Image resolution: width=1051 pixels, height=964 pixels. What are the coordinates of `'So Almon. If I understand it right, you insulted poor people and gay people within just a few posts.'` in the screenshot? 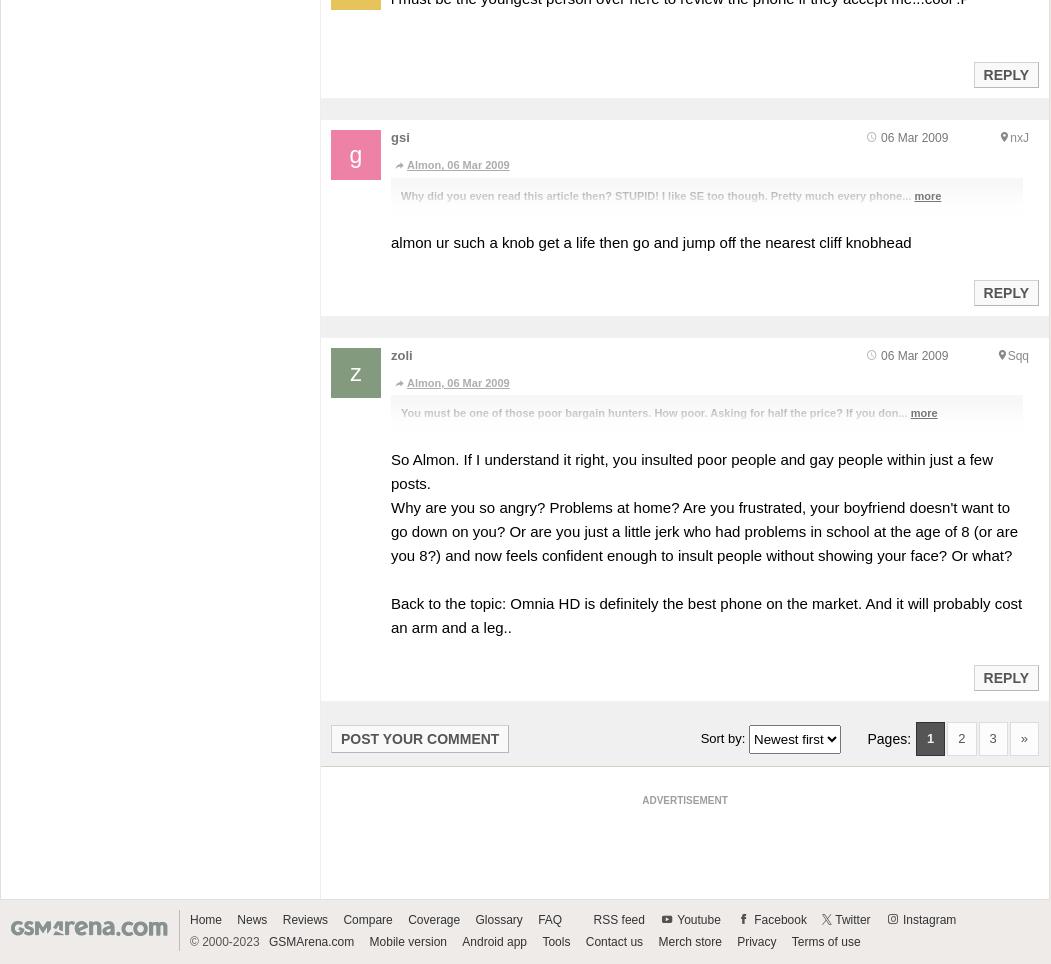 It's located at (690, 470).